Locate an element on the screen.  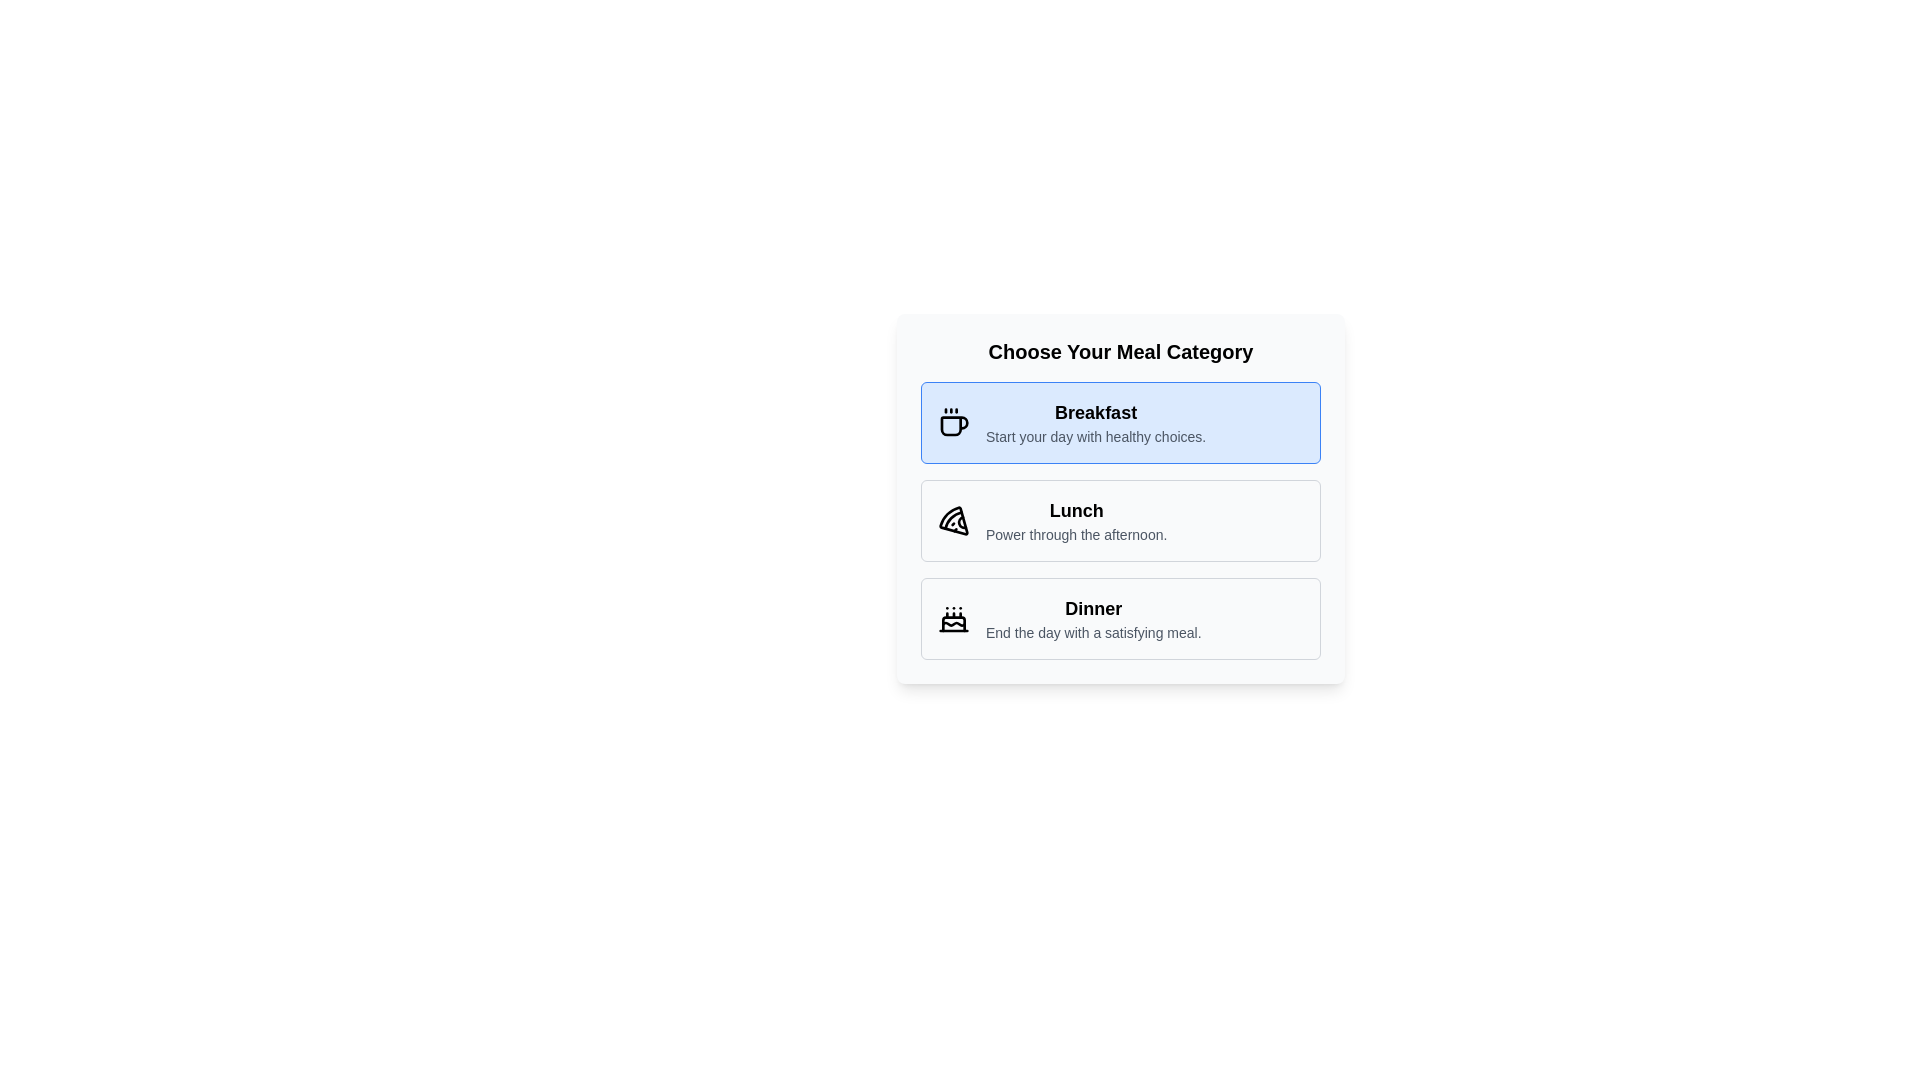
the graphical pizza slice icon is located at coordinates (962, 521).